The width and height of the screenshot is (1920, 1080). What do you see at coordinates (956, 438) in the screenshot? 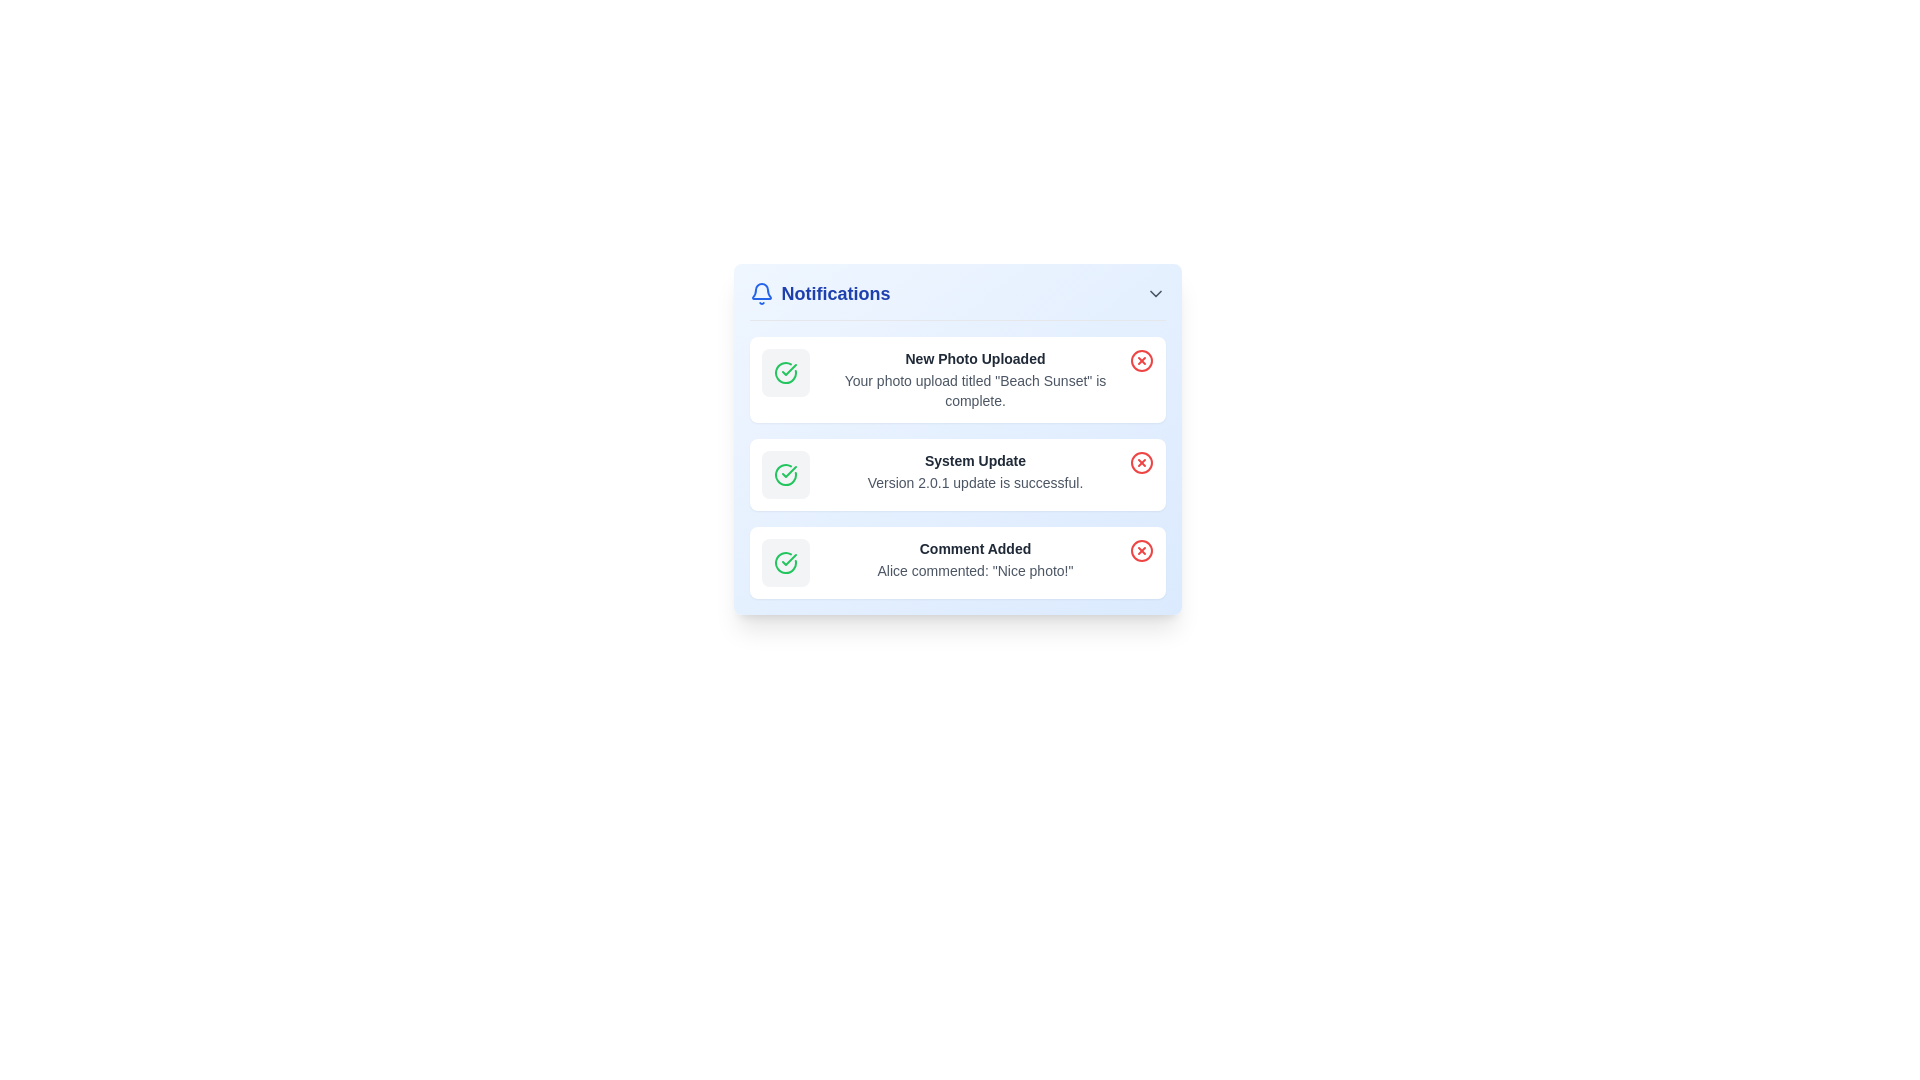
I see `the Notification Card, which has a soft blue gradient background and is the second item in the notifications panel` at bounding box center [956, 438].